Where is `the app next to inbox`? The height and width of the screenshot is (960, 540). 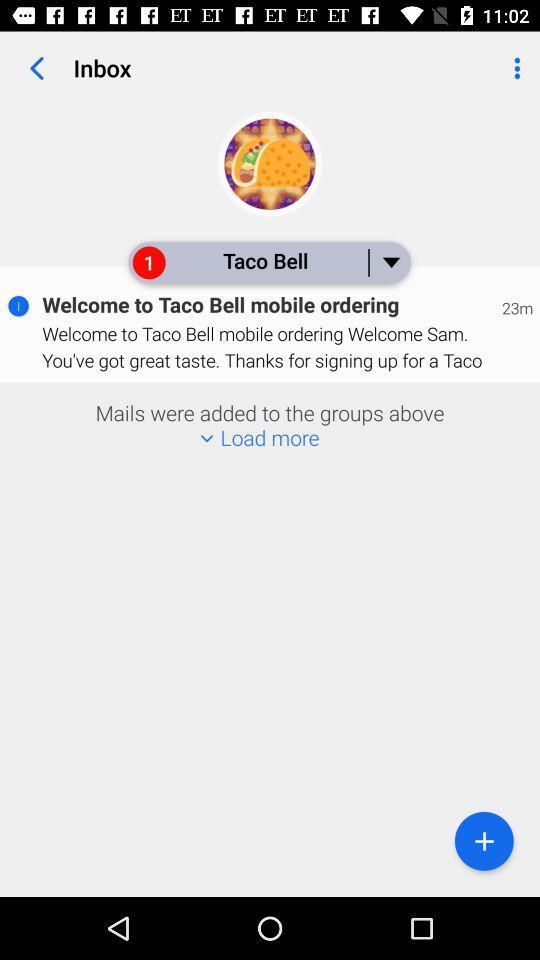 the app next to inbox is located at coordinates (36, 68).